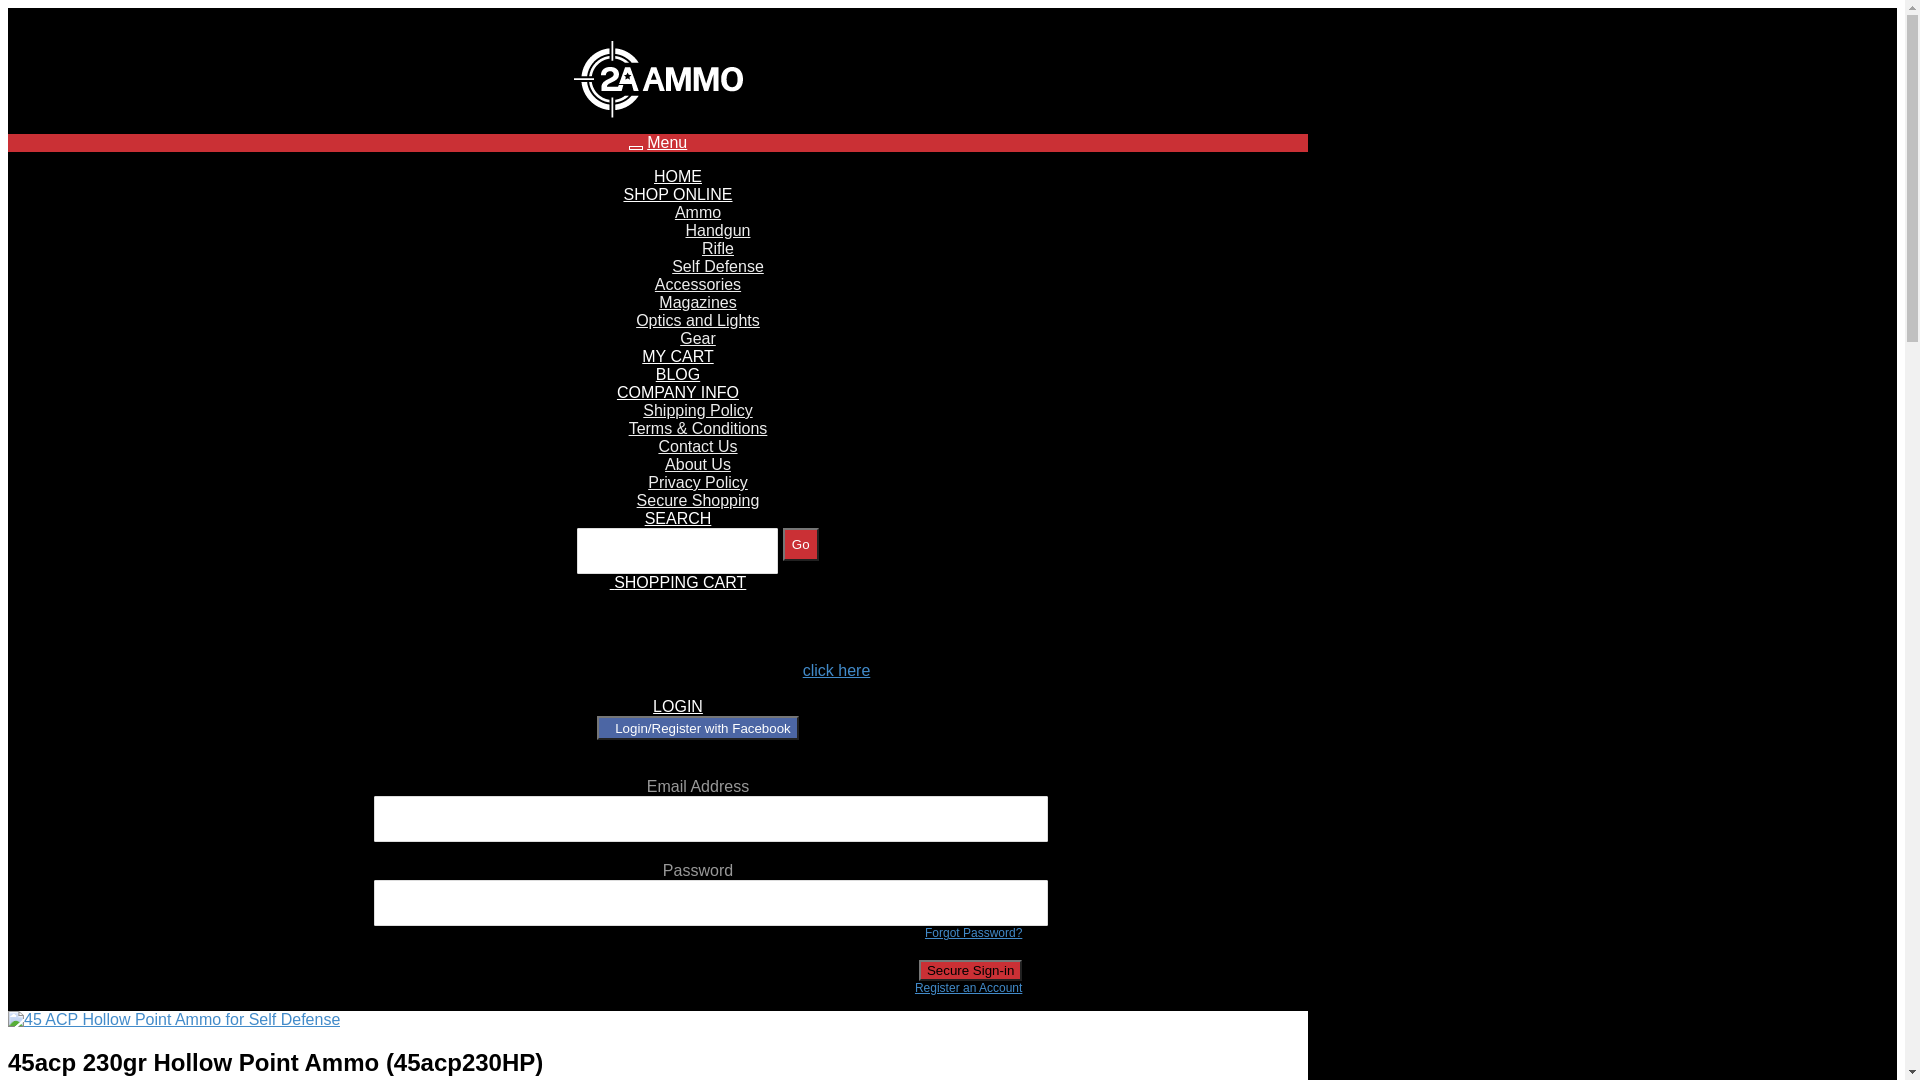 The height and width of the screenshot is (1080, 1920). Describe the element at coordinates (701, 247) in the screenshot. I see `'Rifle'` at that location.